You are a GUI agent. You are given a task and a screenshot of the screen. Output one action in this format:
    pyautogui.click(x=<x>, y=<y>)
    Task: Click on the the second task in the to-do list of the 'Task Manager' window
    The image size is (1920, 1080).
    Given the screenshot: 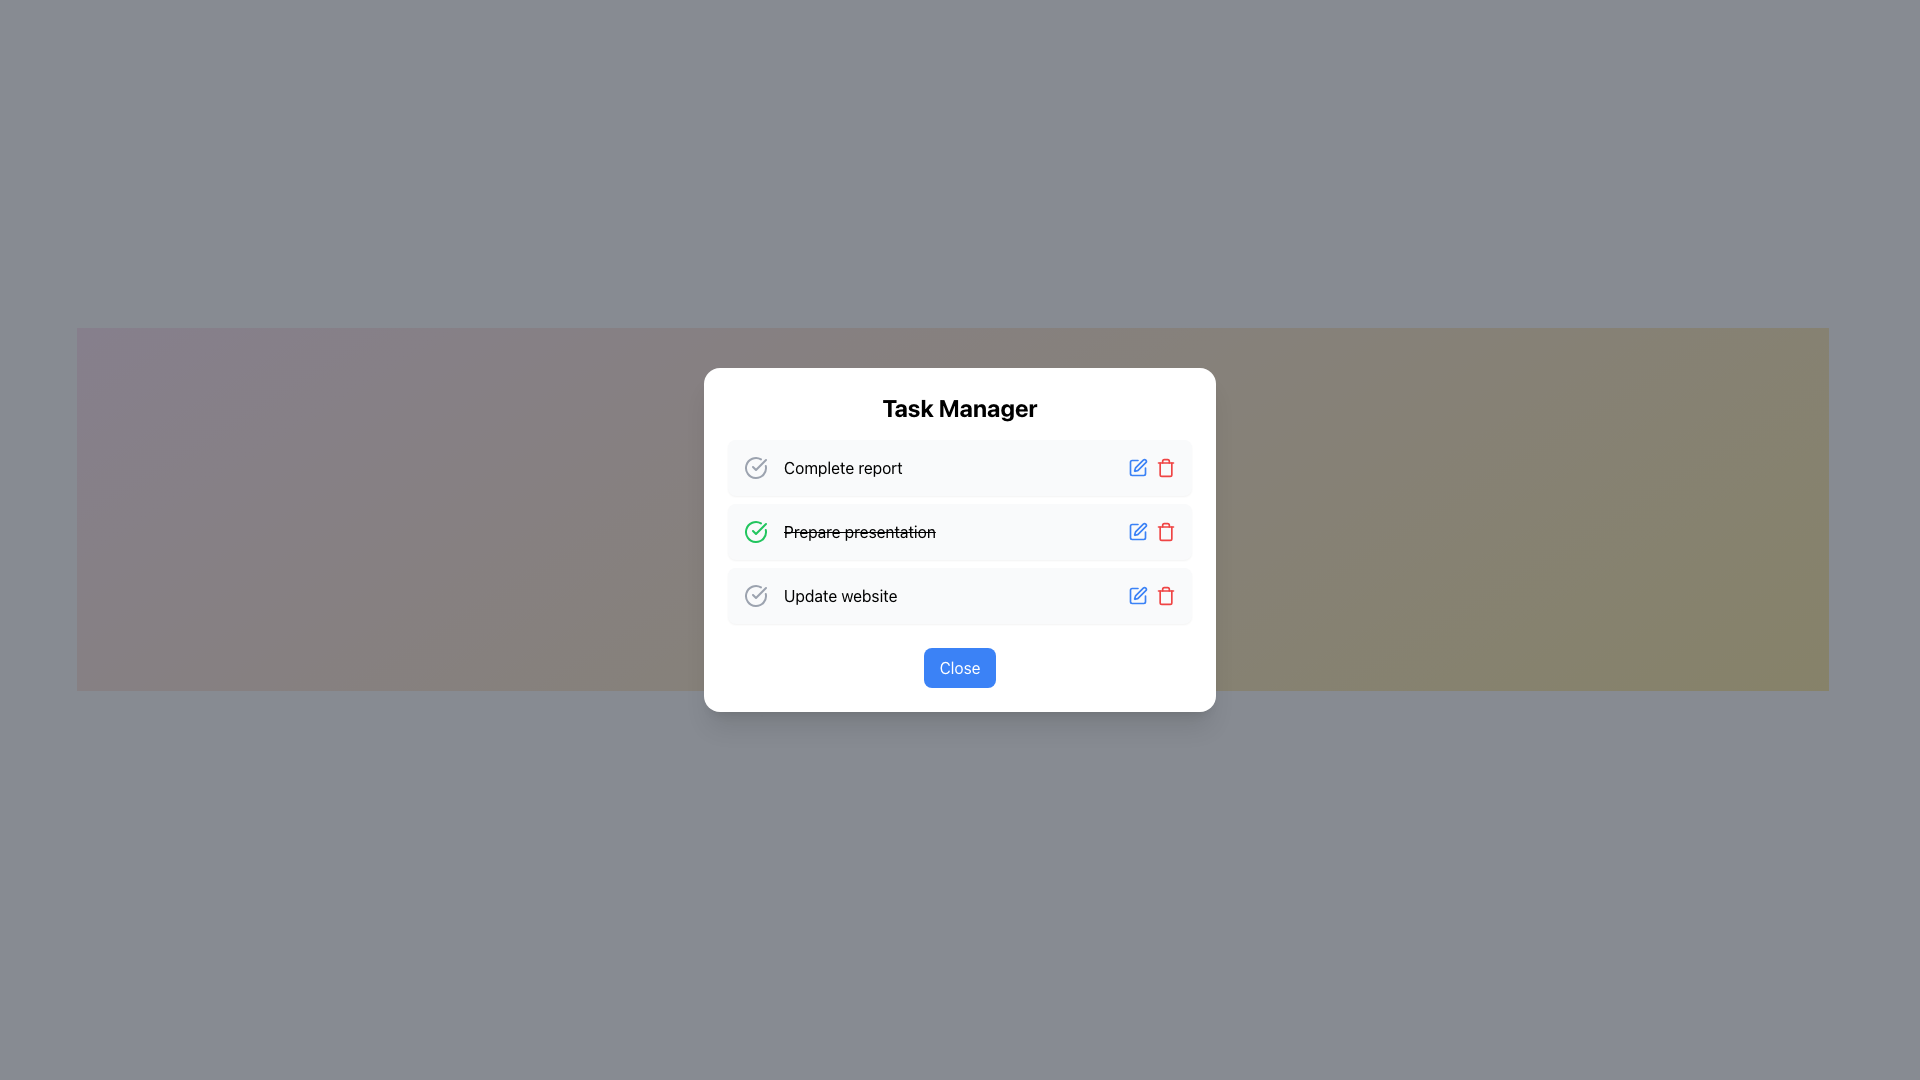 What is the action you would take?
    pyautogui.click(x=840, y=531)
    